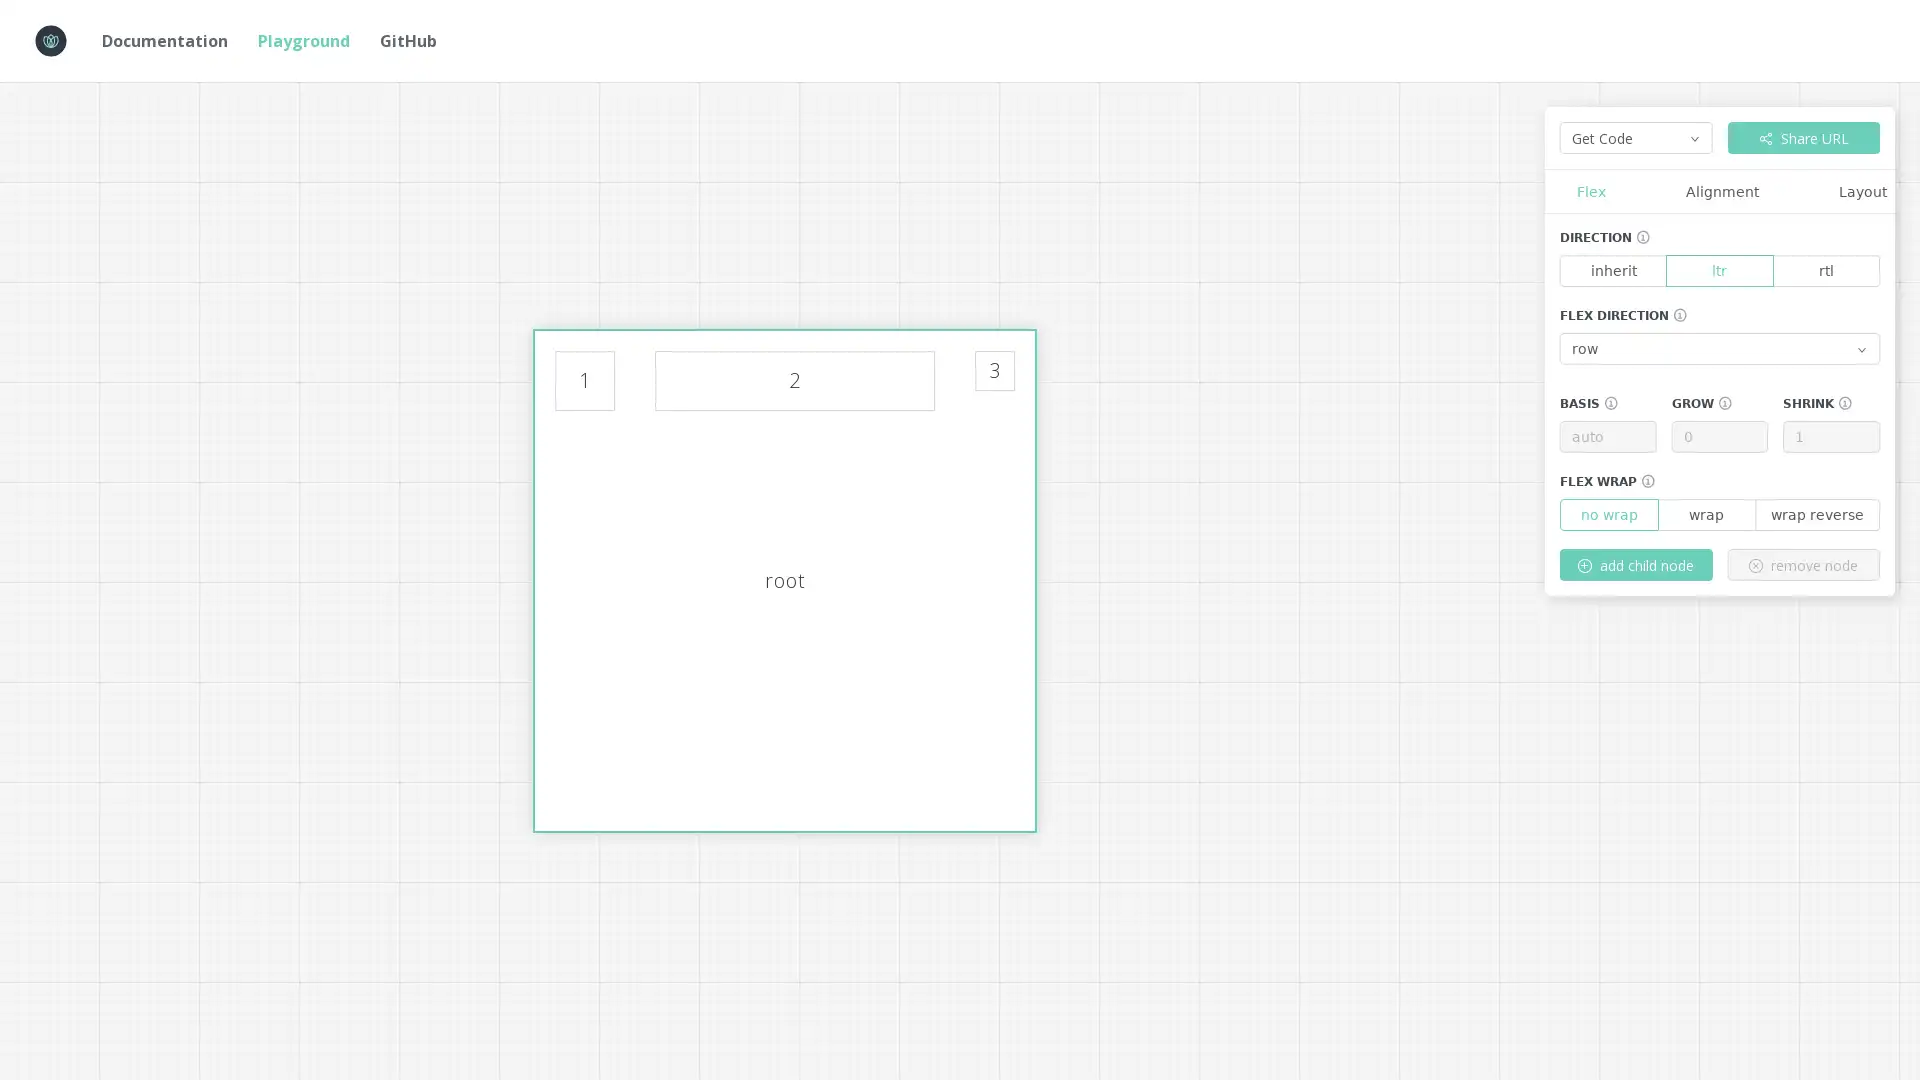 The width and height of the screenshot is (1920, 1080). I want to click on Share URL, so click(1803, 137).